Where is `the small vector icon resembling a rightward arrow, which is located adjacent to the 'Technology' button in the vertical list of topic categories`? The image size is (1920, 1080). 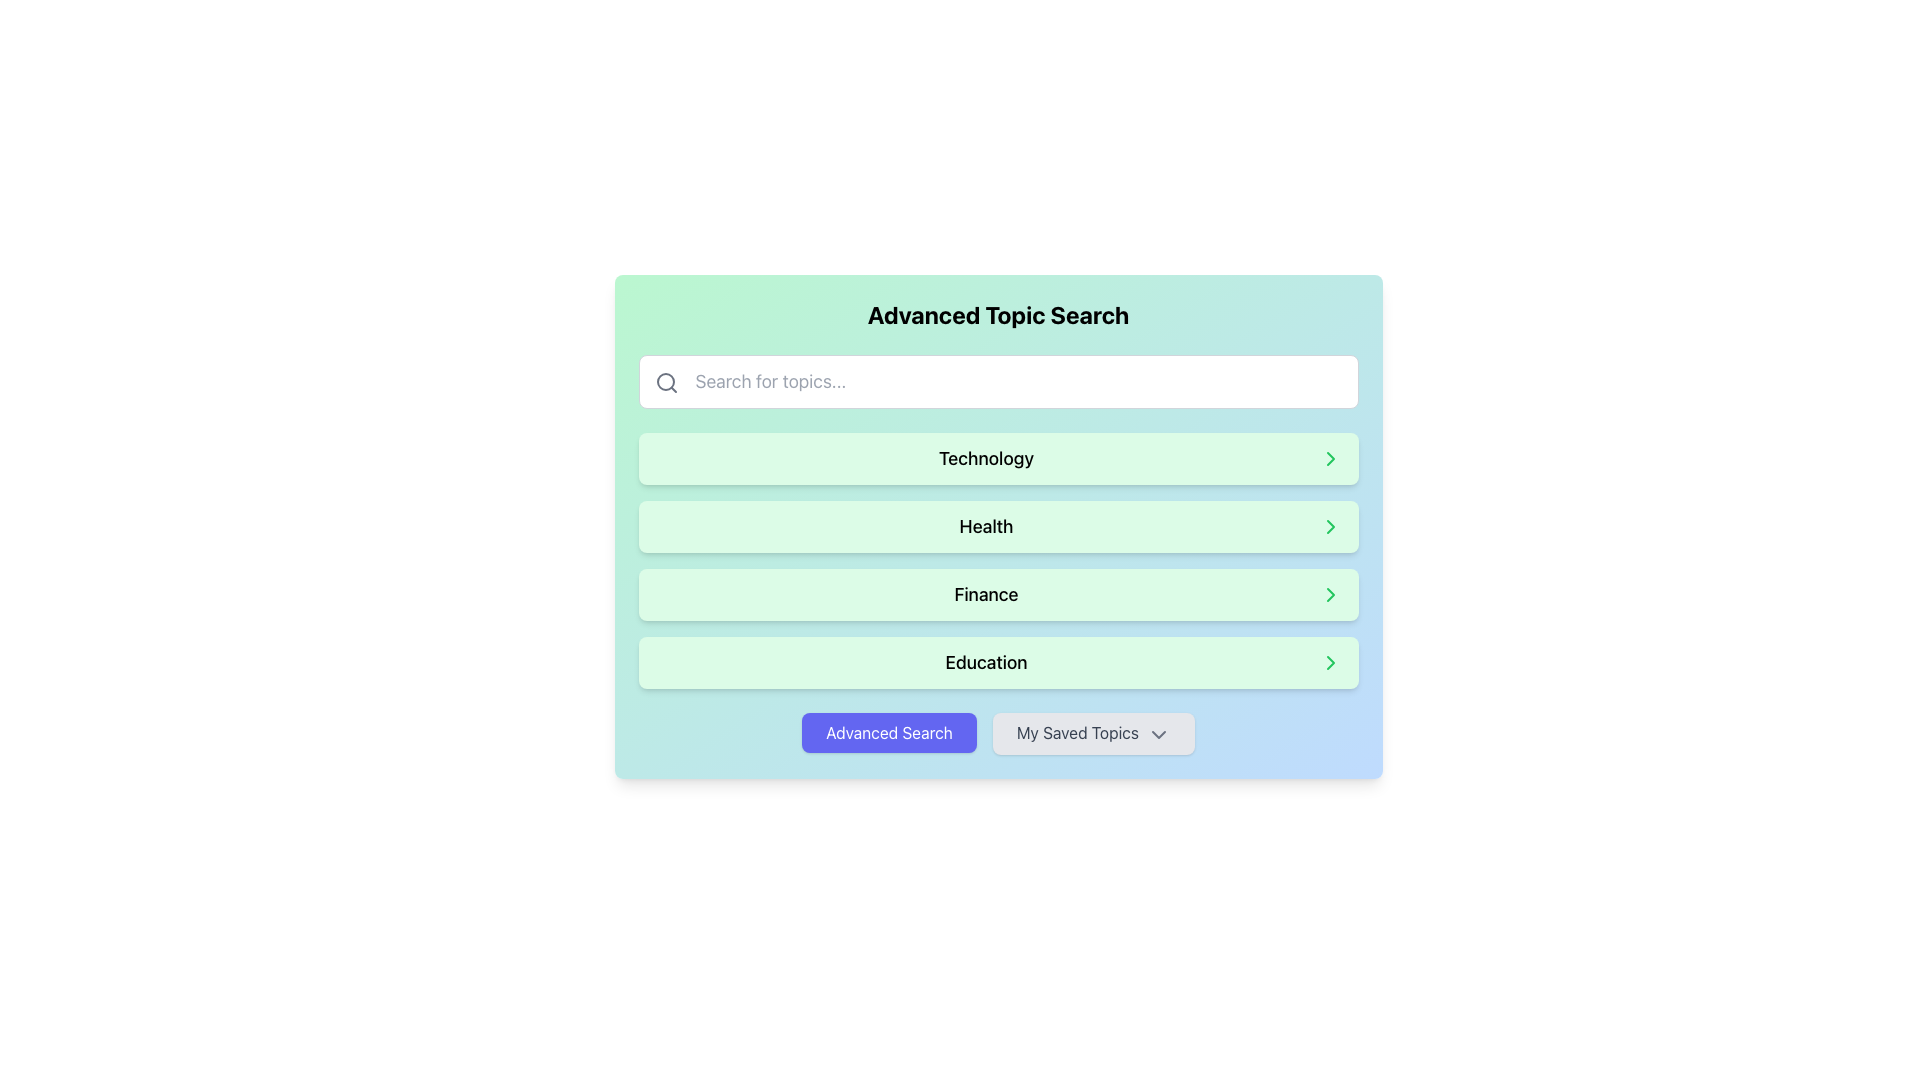
the small vector icon resembling a rightward arrow, which is located adjacent to the 'Technology' button in the vertical list of topic categories is located at coordinates (1330, 459).